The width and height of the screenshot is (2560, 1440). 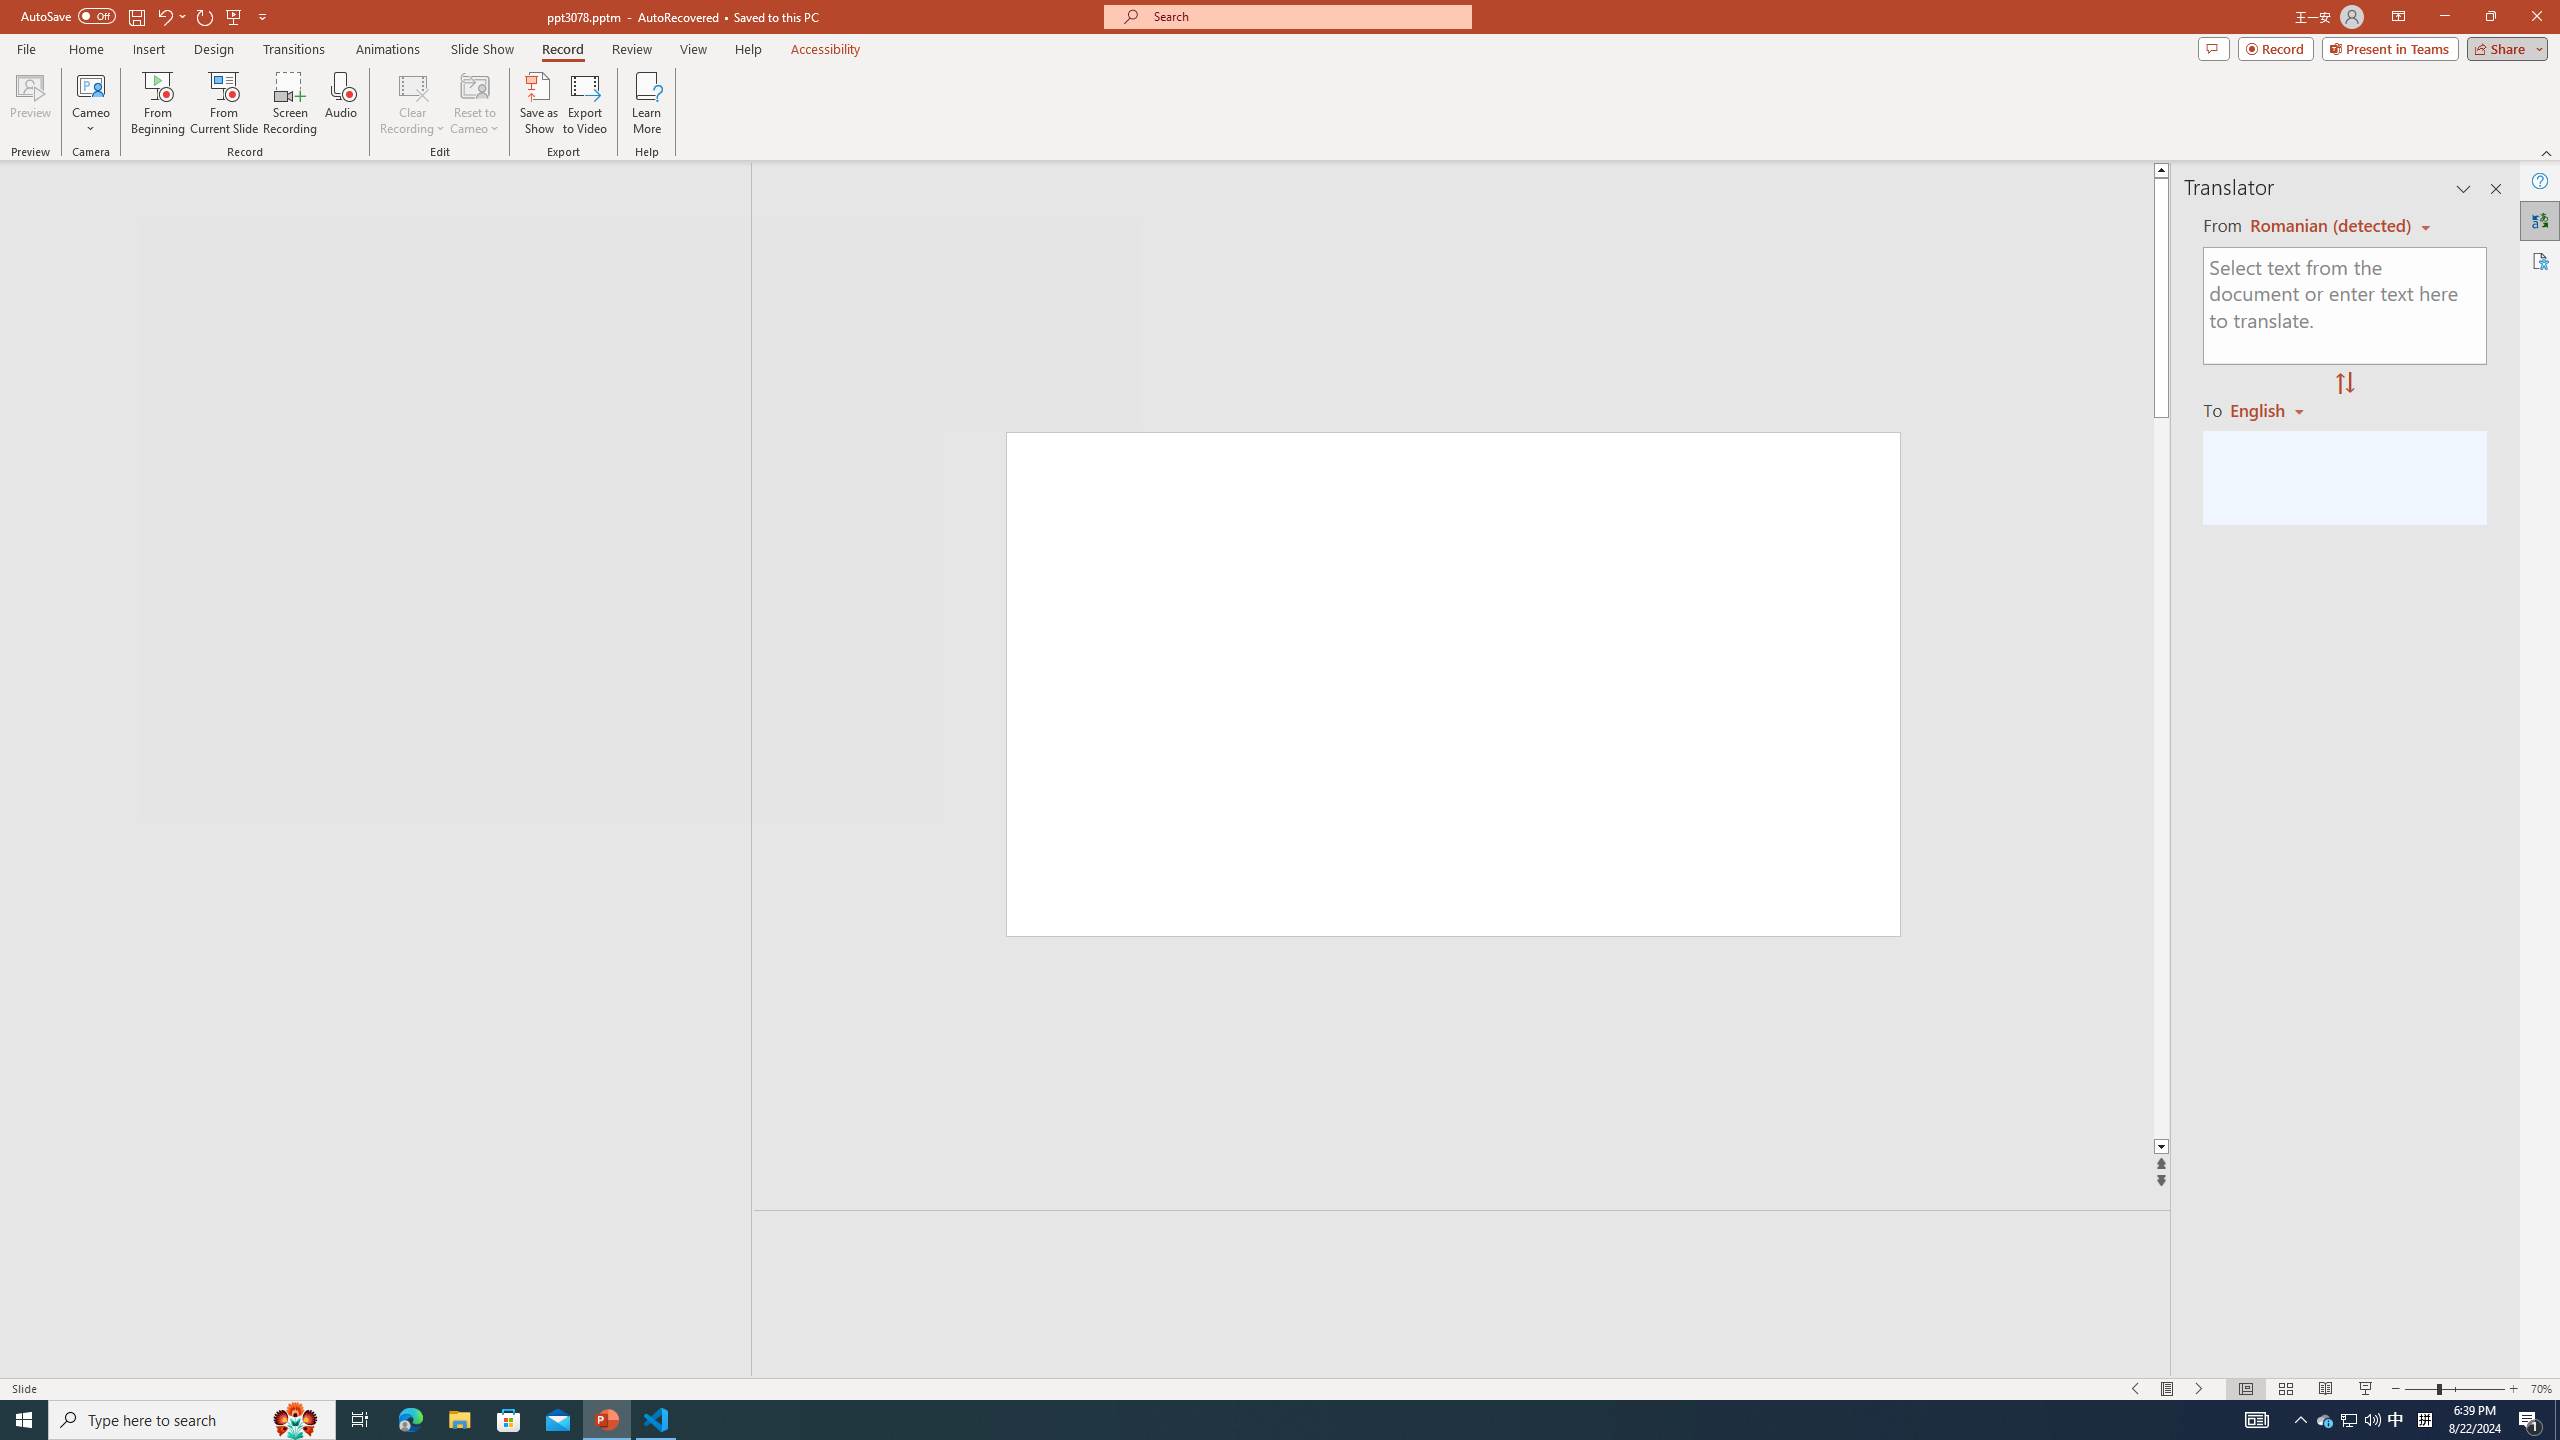 What do you see at coordinates (2420, 1389) in the screenshot?
I see `'Zoom Out'` at bounding box center [2420, 1389].